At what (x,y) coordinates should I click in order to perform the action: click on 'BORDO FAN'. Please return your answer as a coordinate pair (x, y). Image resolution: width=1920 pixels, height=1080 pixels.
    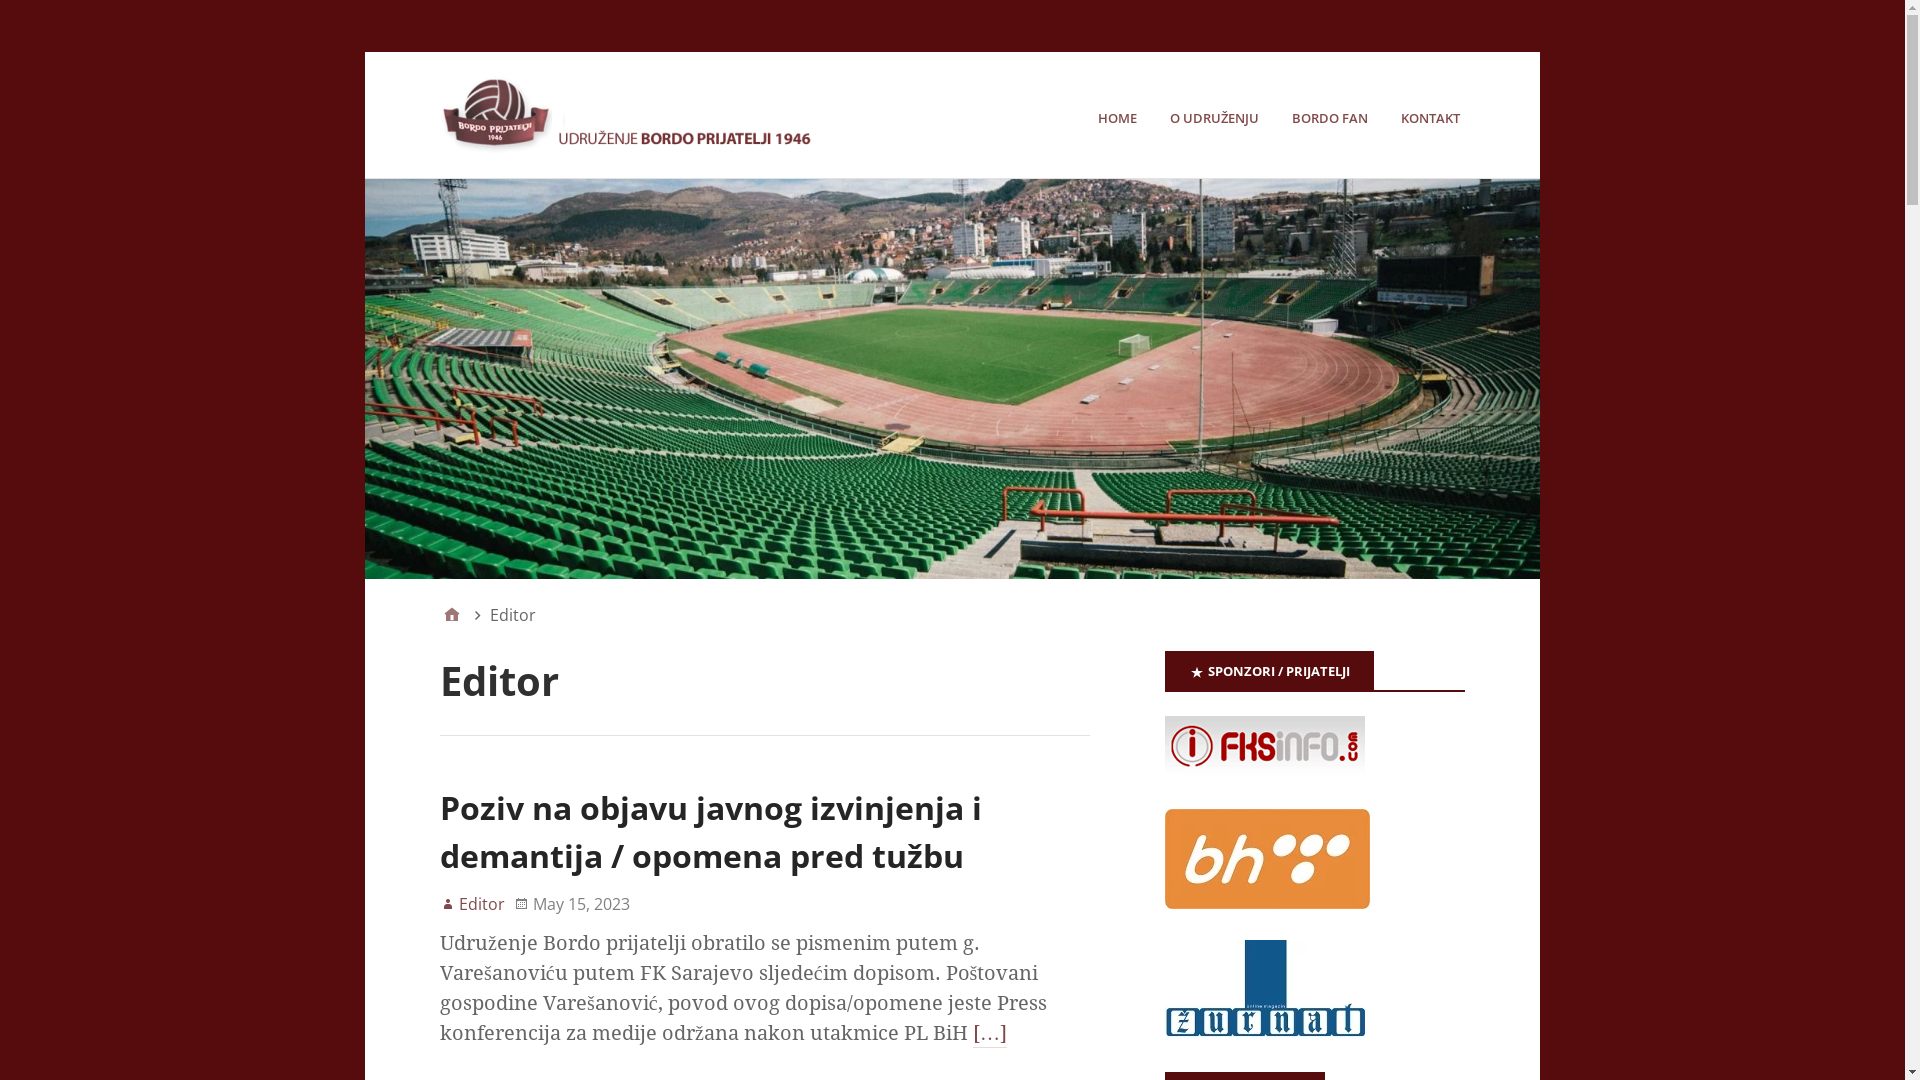
    Looking at the image, I should click on (1291, 118).